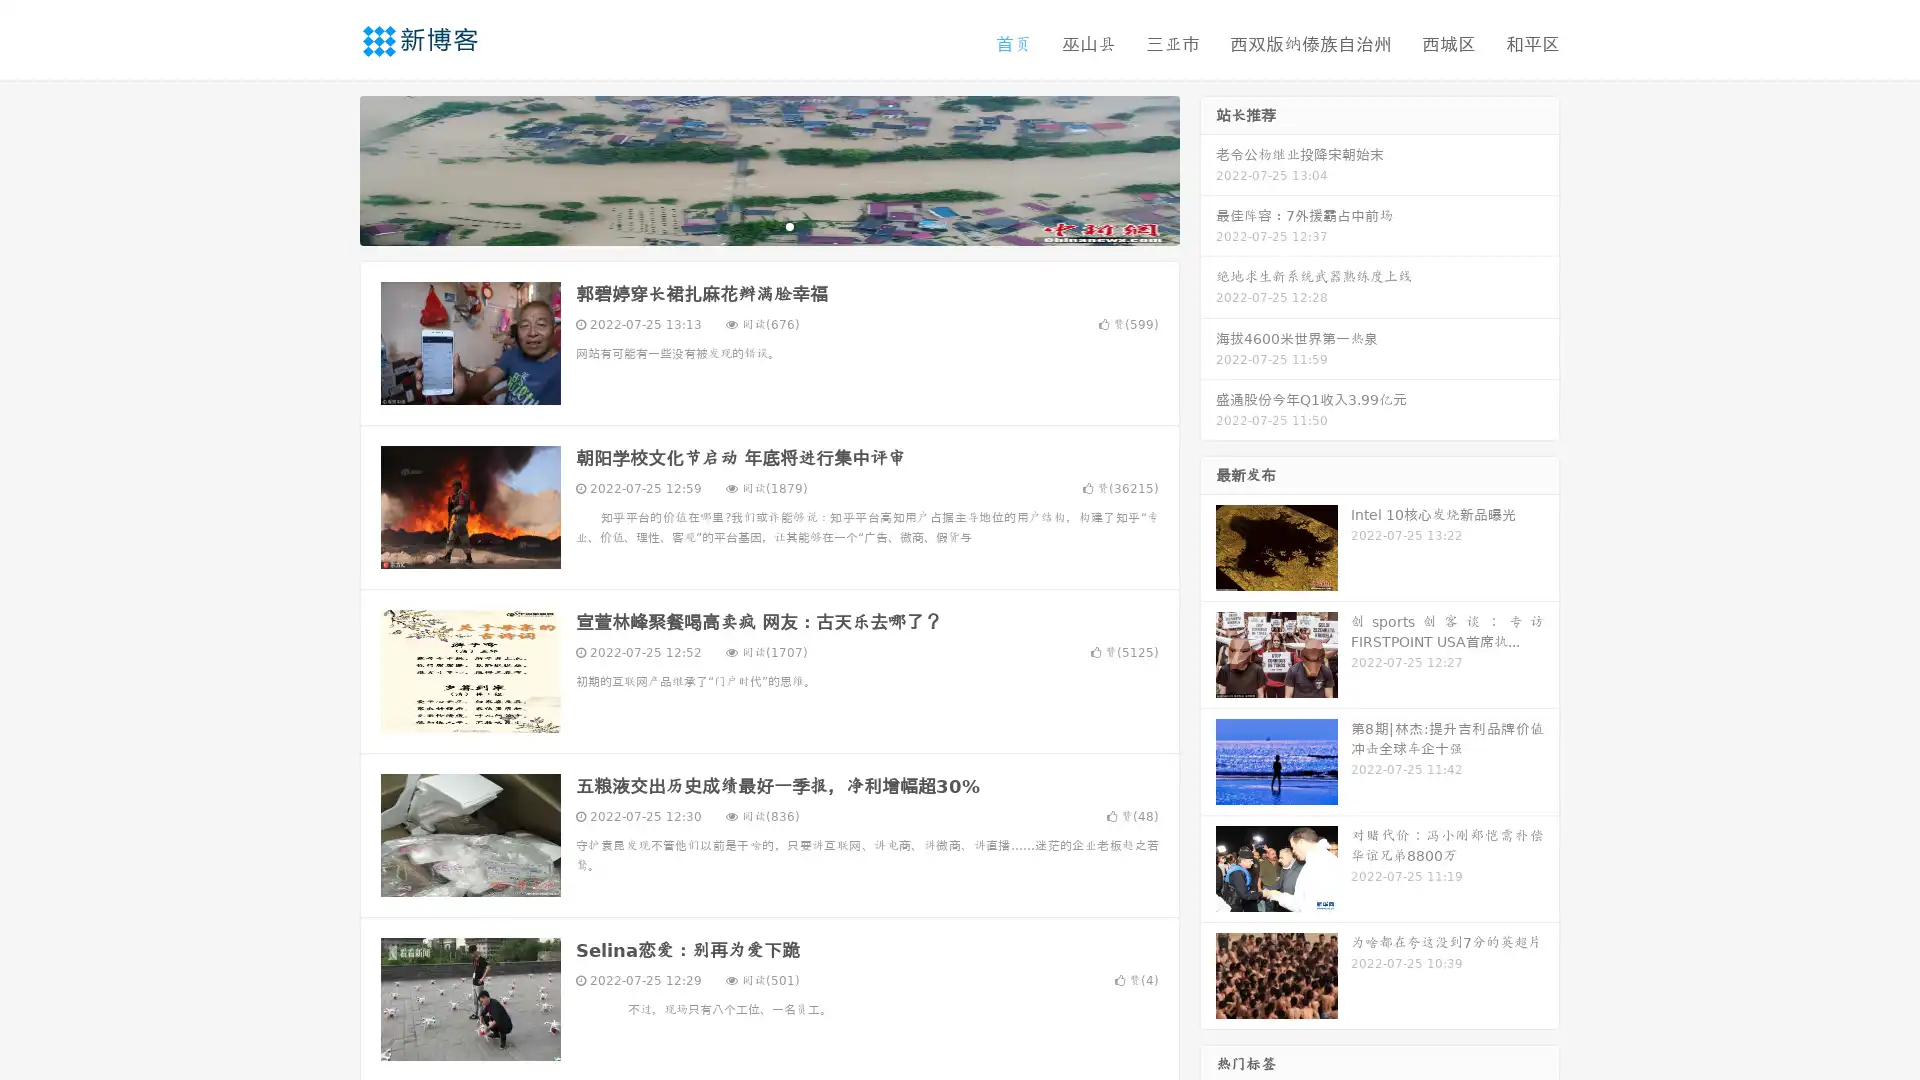 The width and height of the screenshot is (1920, 1080). What do you see at coordinates (748, 225) in the screenshot?
I see `Go to slide 1` at bounding box center [748, 225].